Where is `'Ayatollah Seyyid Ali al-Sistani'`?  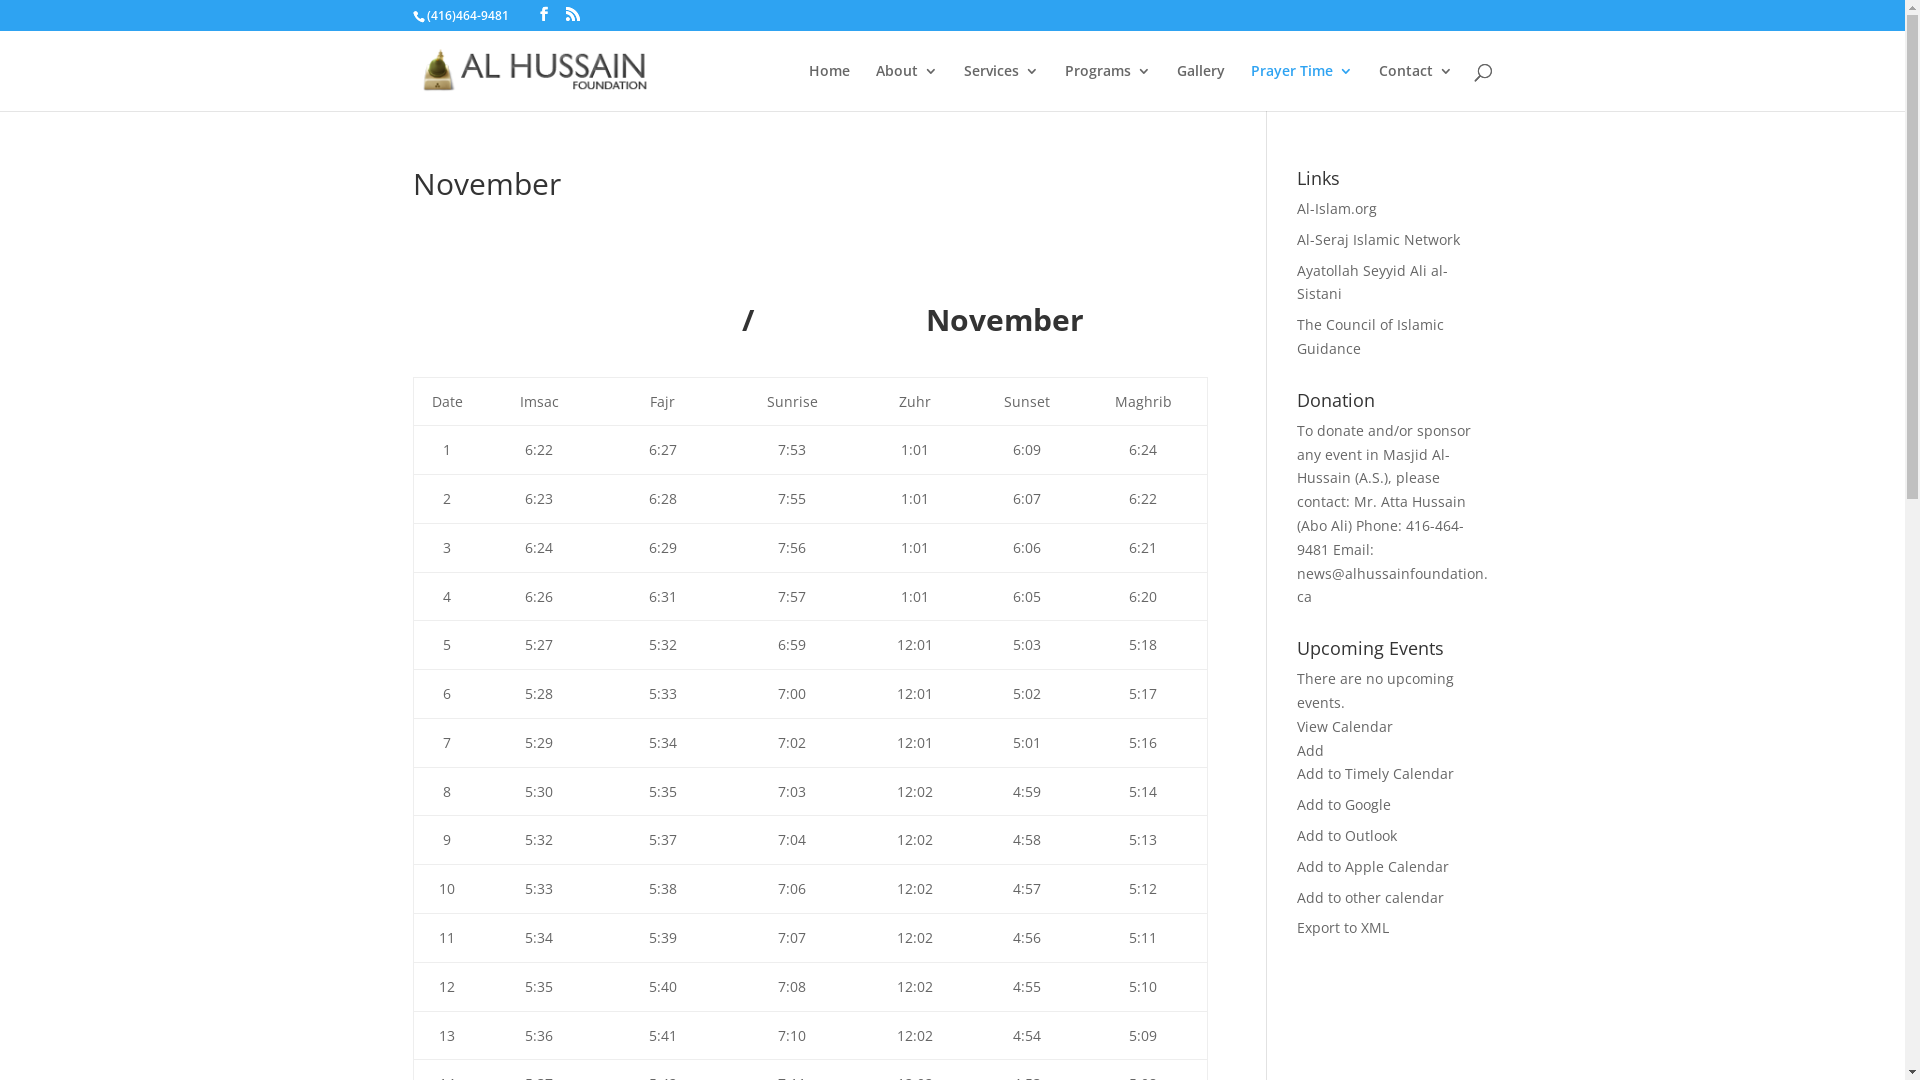
'Ayatollah Seyyid Ali al-Sistani' is located at coordinates (1371, 282).